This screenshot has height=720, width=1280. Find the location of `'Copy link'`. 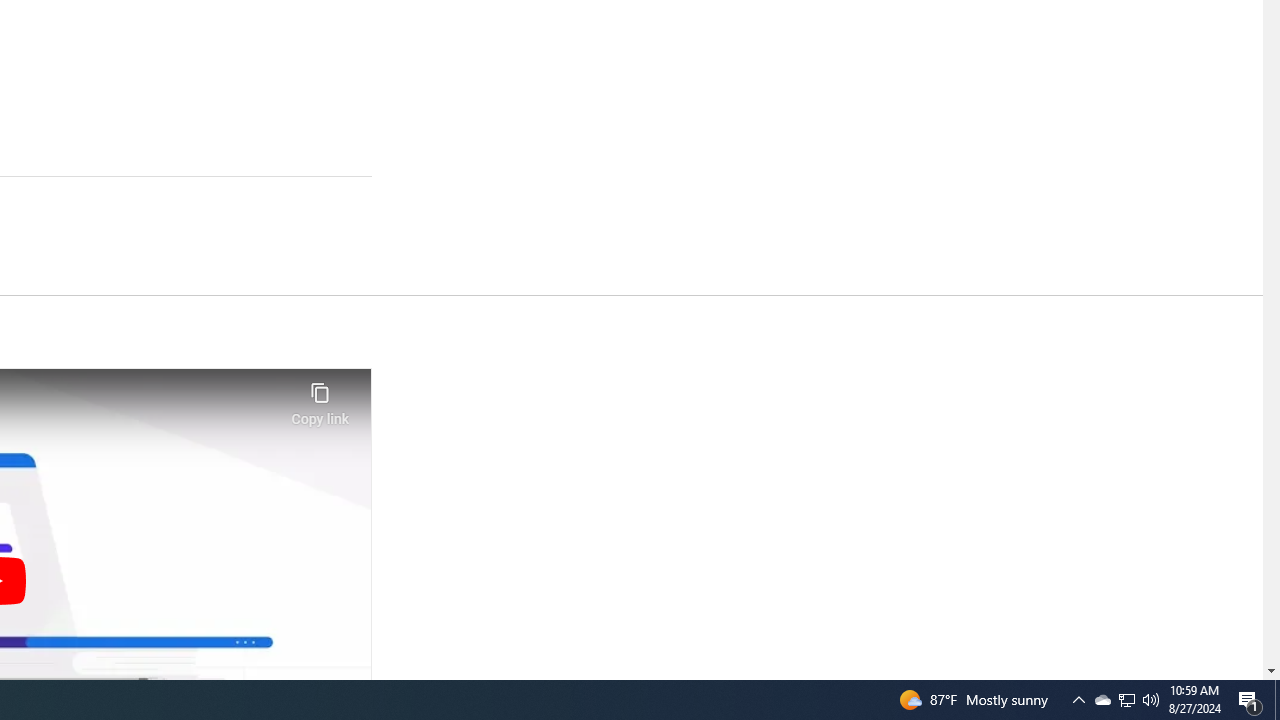

'Copy link' is located at coordinates (320, 398).